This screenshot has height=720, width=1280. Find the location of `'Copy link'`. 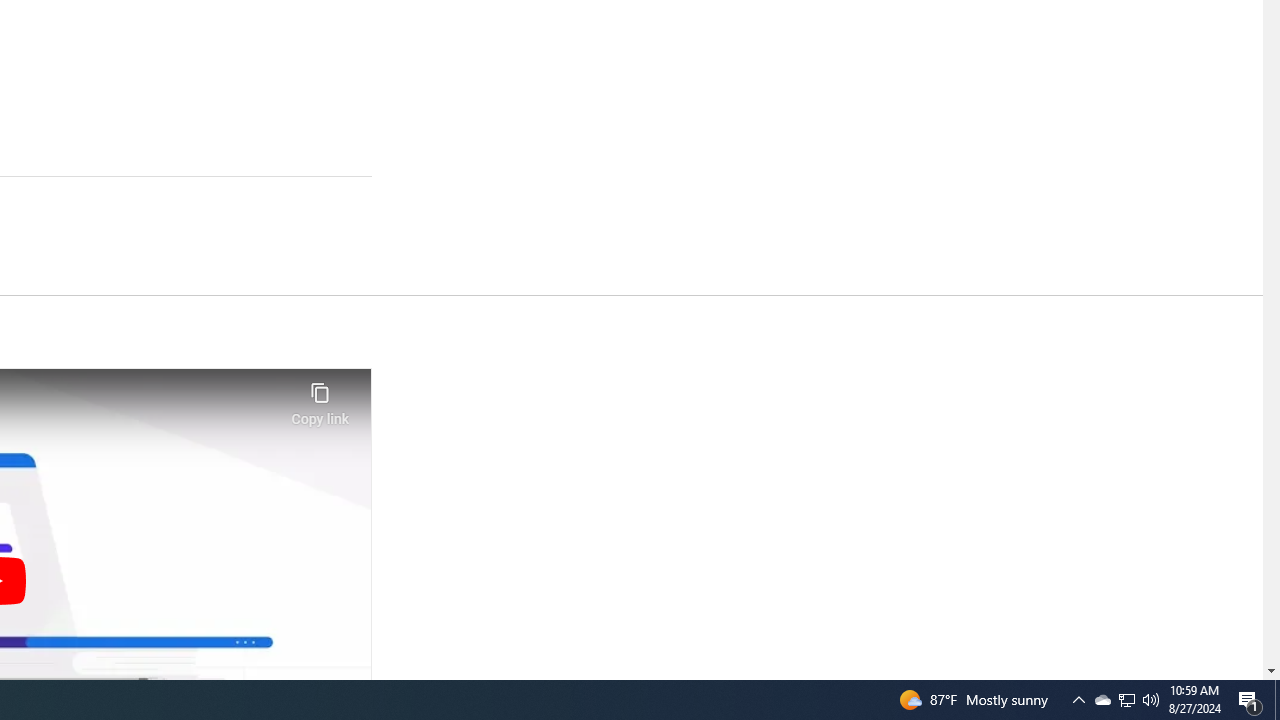

'Copy link' is located at coordinates (320, 398).